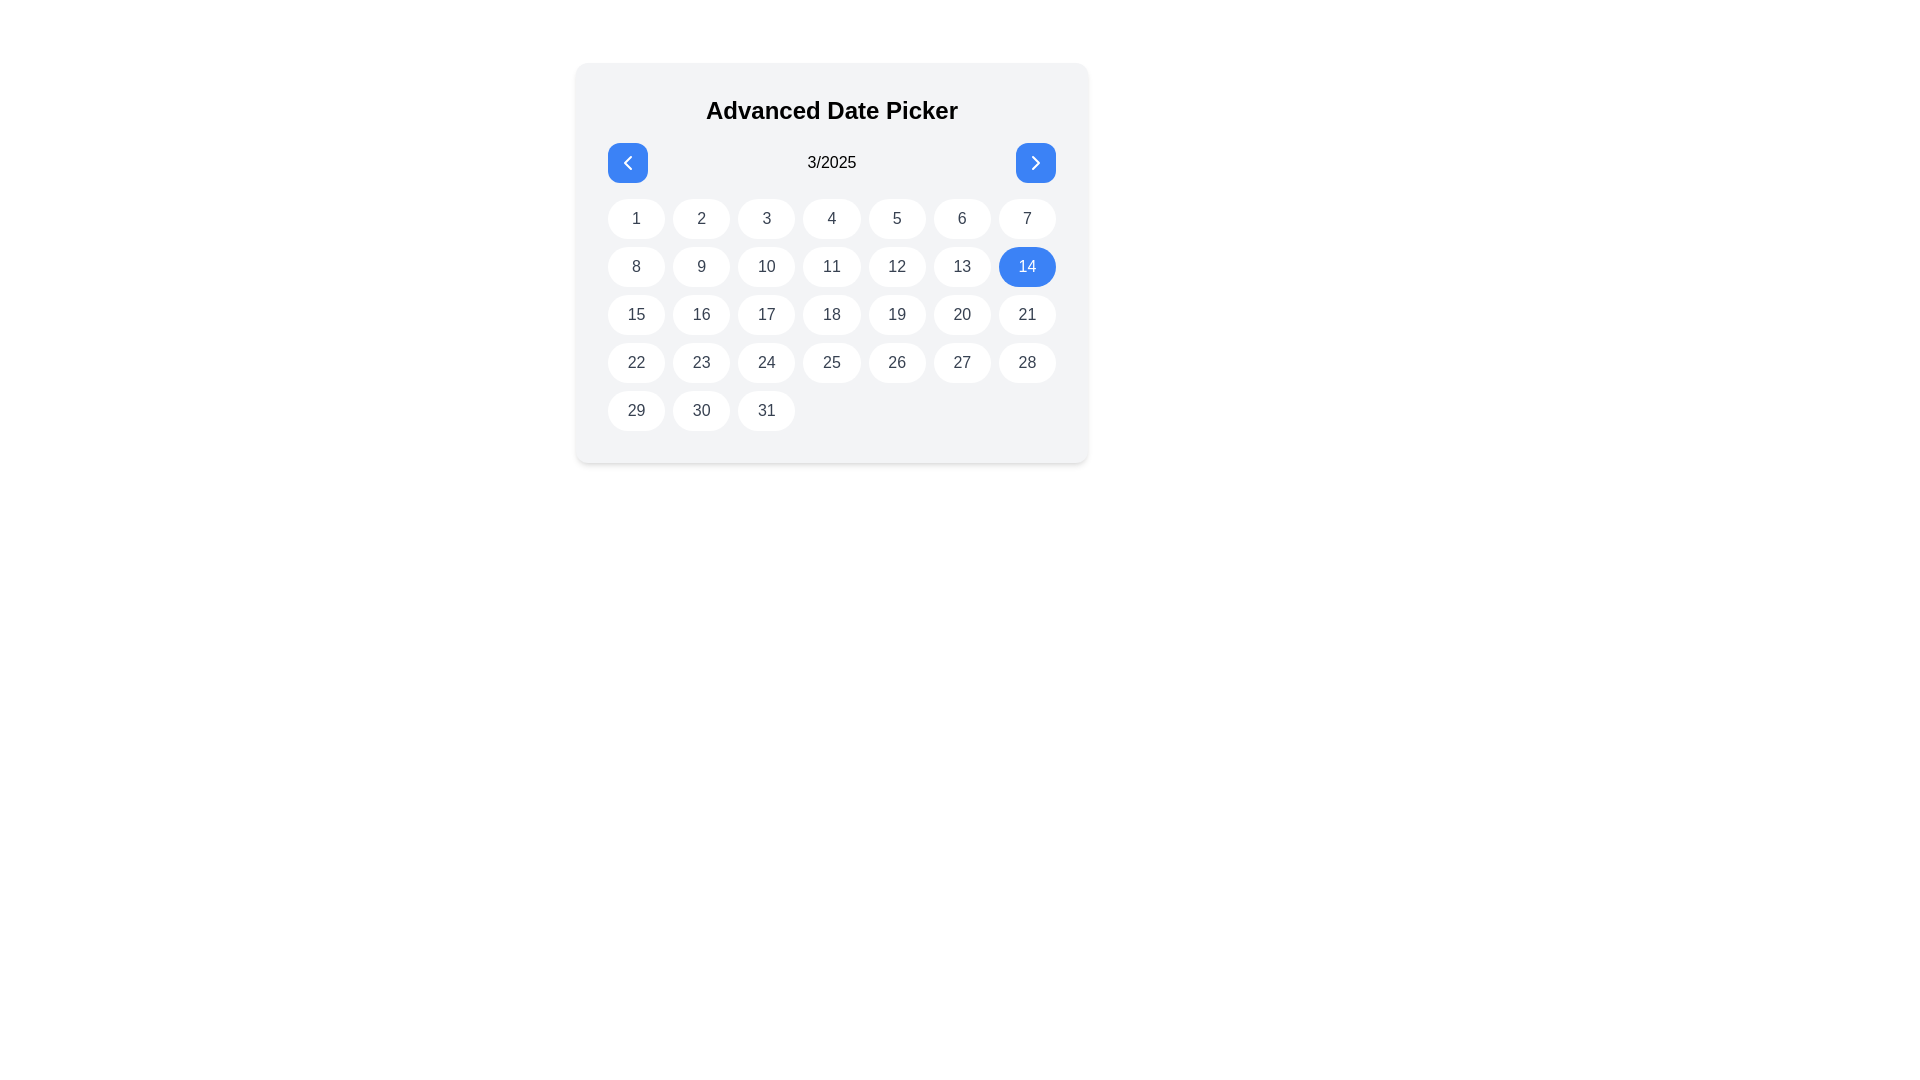 This screenshot has height=1080, width=1920. What do you see at coordinates (1036, 161) in the screenshot?
I see `the right navigation button for advancing months in the calendar interface, which features a rightward chevron arrow icon` at bounding box center [1036, 161].